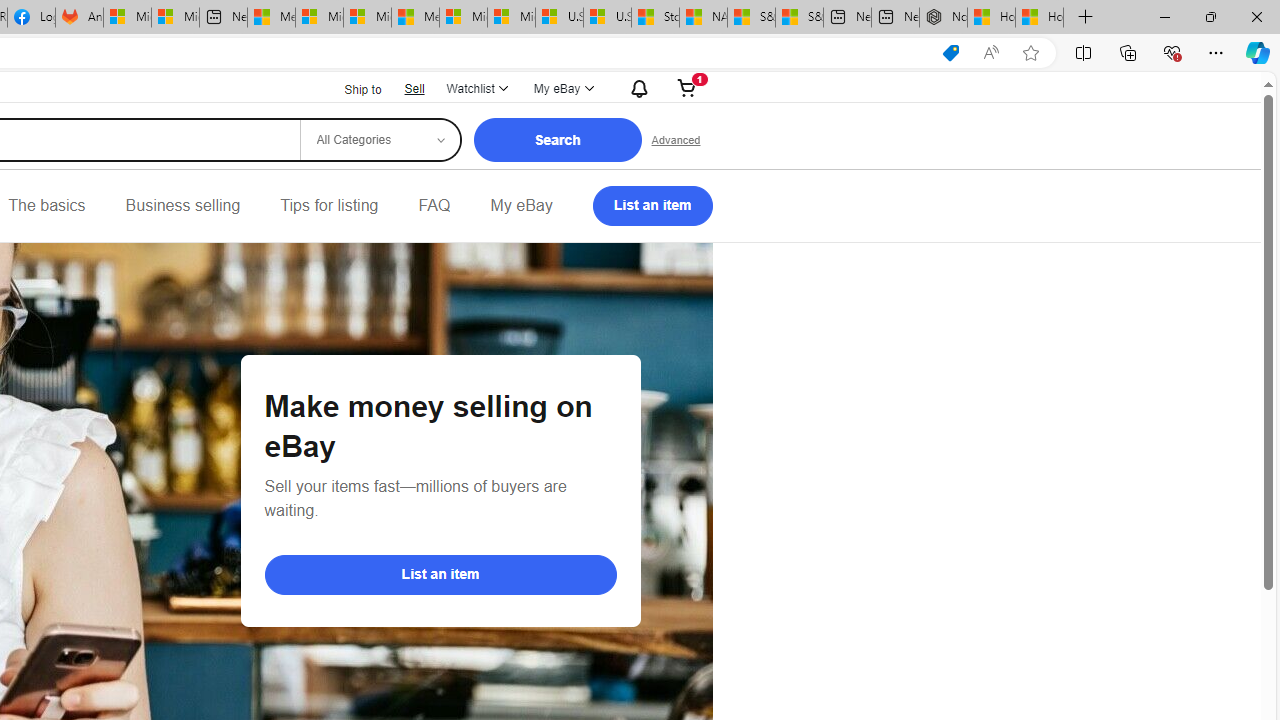  What do you see at coordinates (521, 205) in the screenshot?
I see `'My eBay'` at bounding box center [521, 205].